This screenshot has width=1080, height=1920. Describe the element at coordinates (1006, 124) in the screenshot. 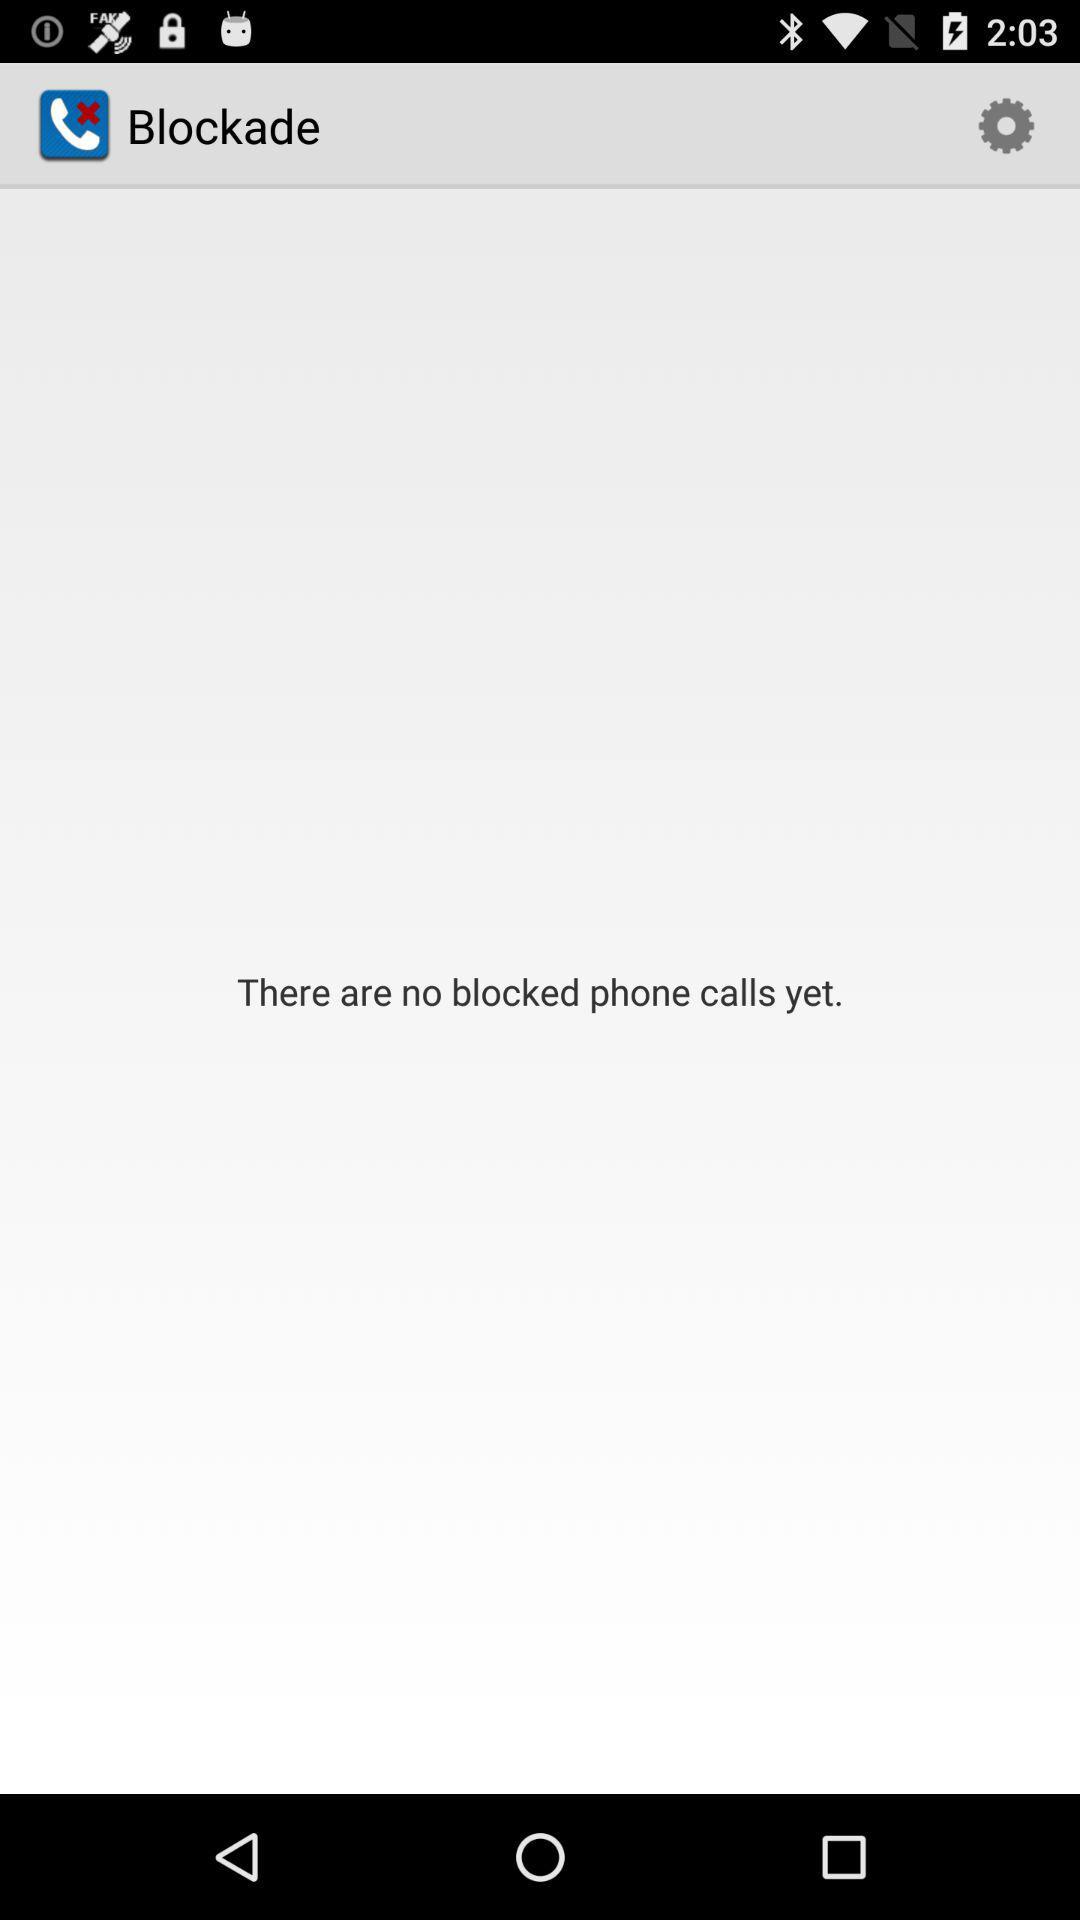

I see `the item to the right of the blockade icon` at that location.